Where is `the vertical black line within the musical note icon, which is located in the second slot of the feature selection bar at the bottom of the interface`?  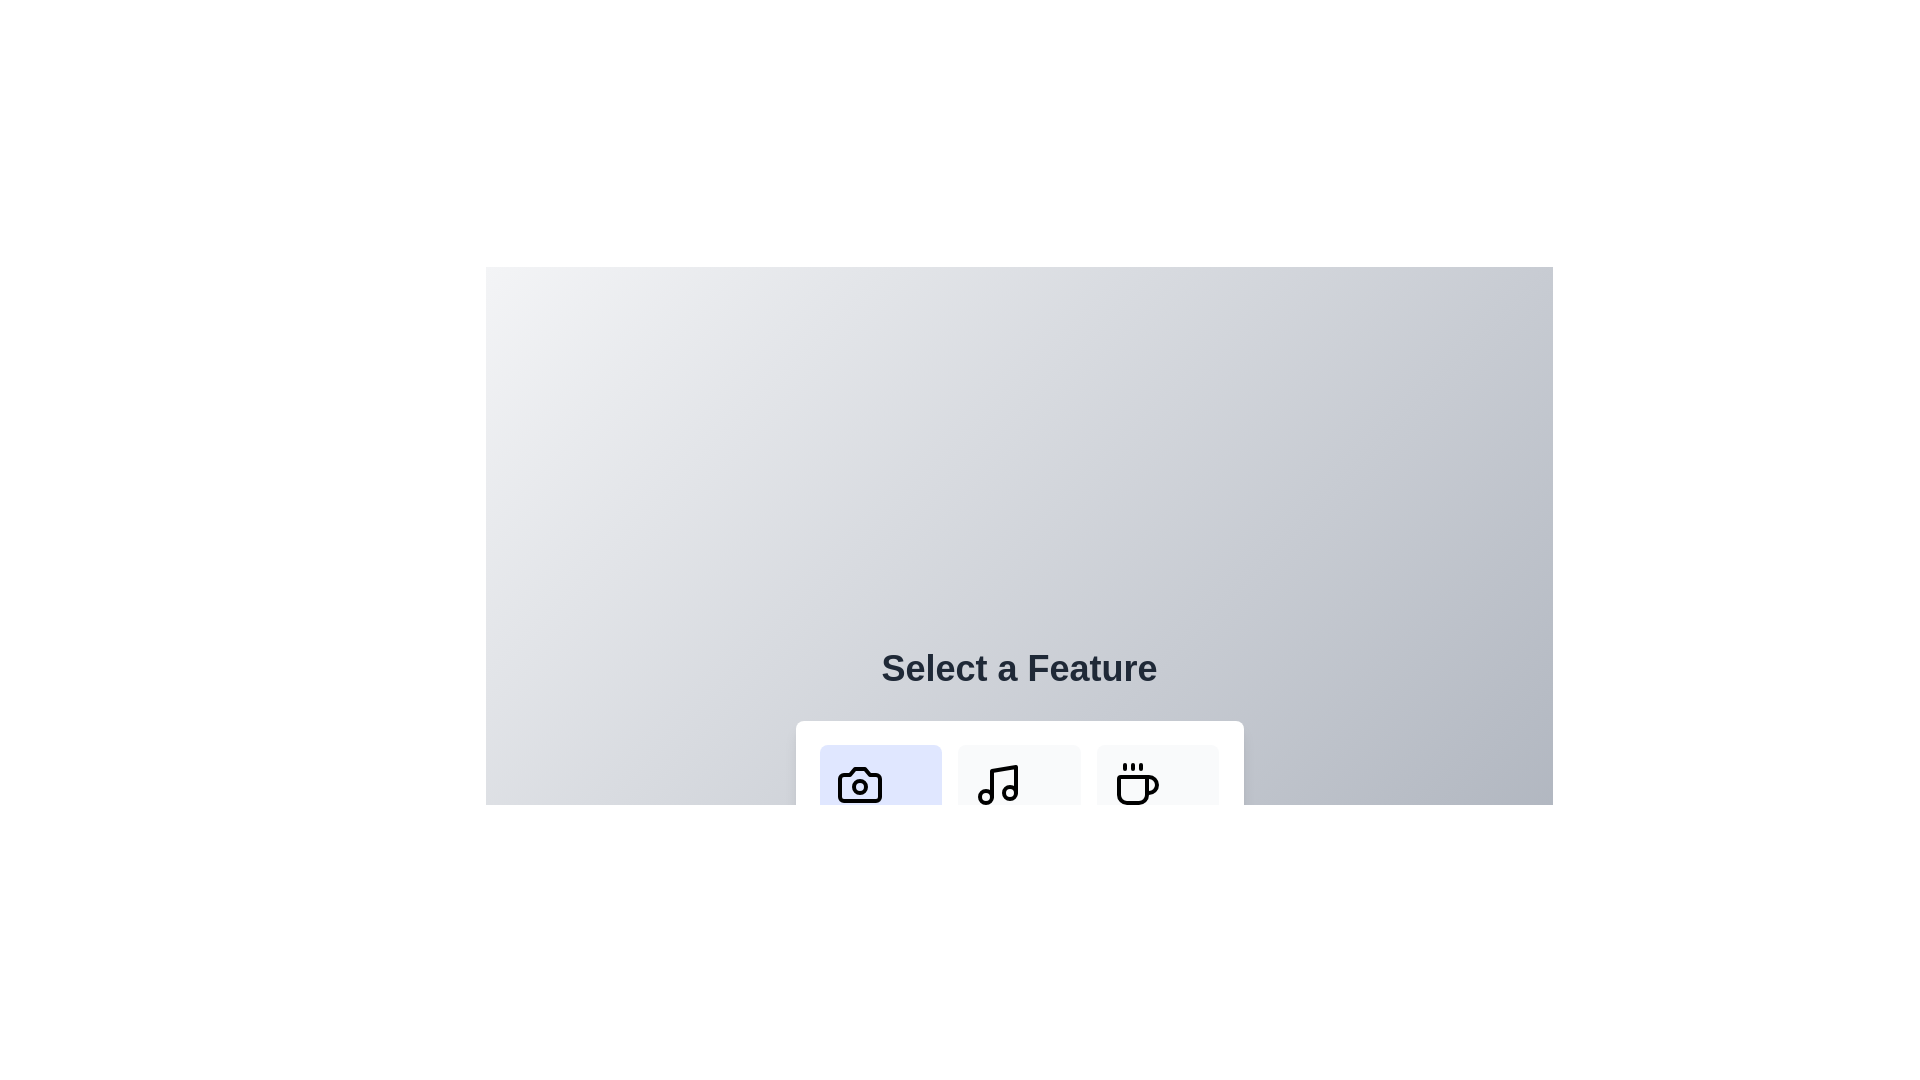
the vertical black line within the musical note icon, which is located in the second slot of the feature selection bar at the bottom of the interface is located at coordinates (1004, 781).